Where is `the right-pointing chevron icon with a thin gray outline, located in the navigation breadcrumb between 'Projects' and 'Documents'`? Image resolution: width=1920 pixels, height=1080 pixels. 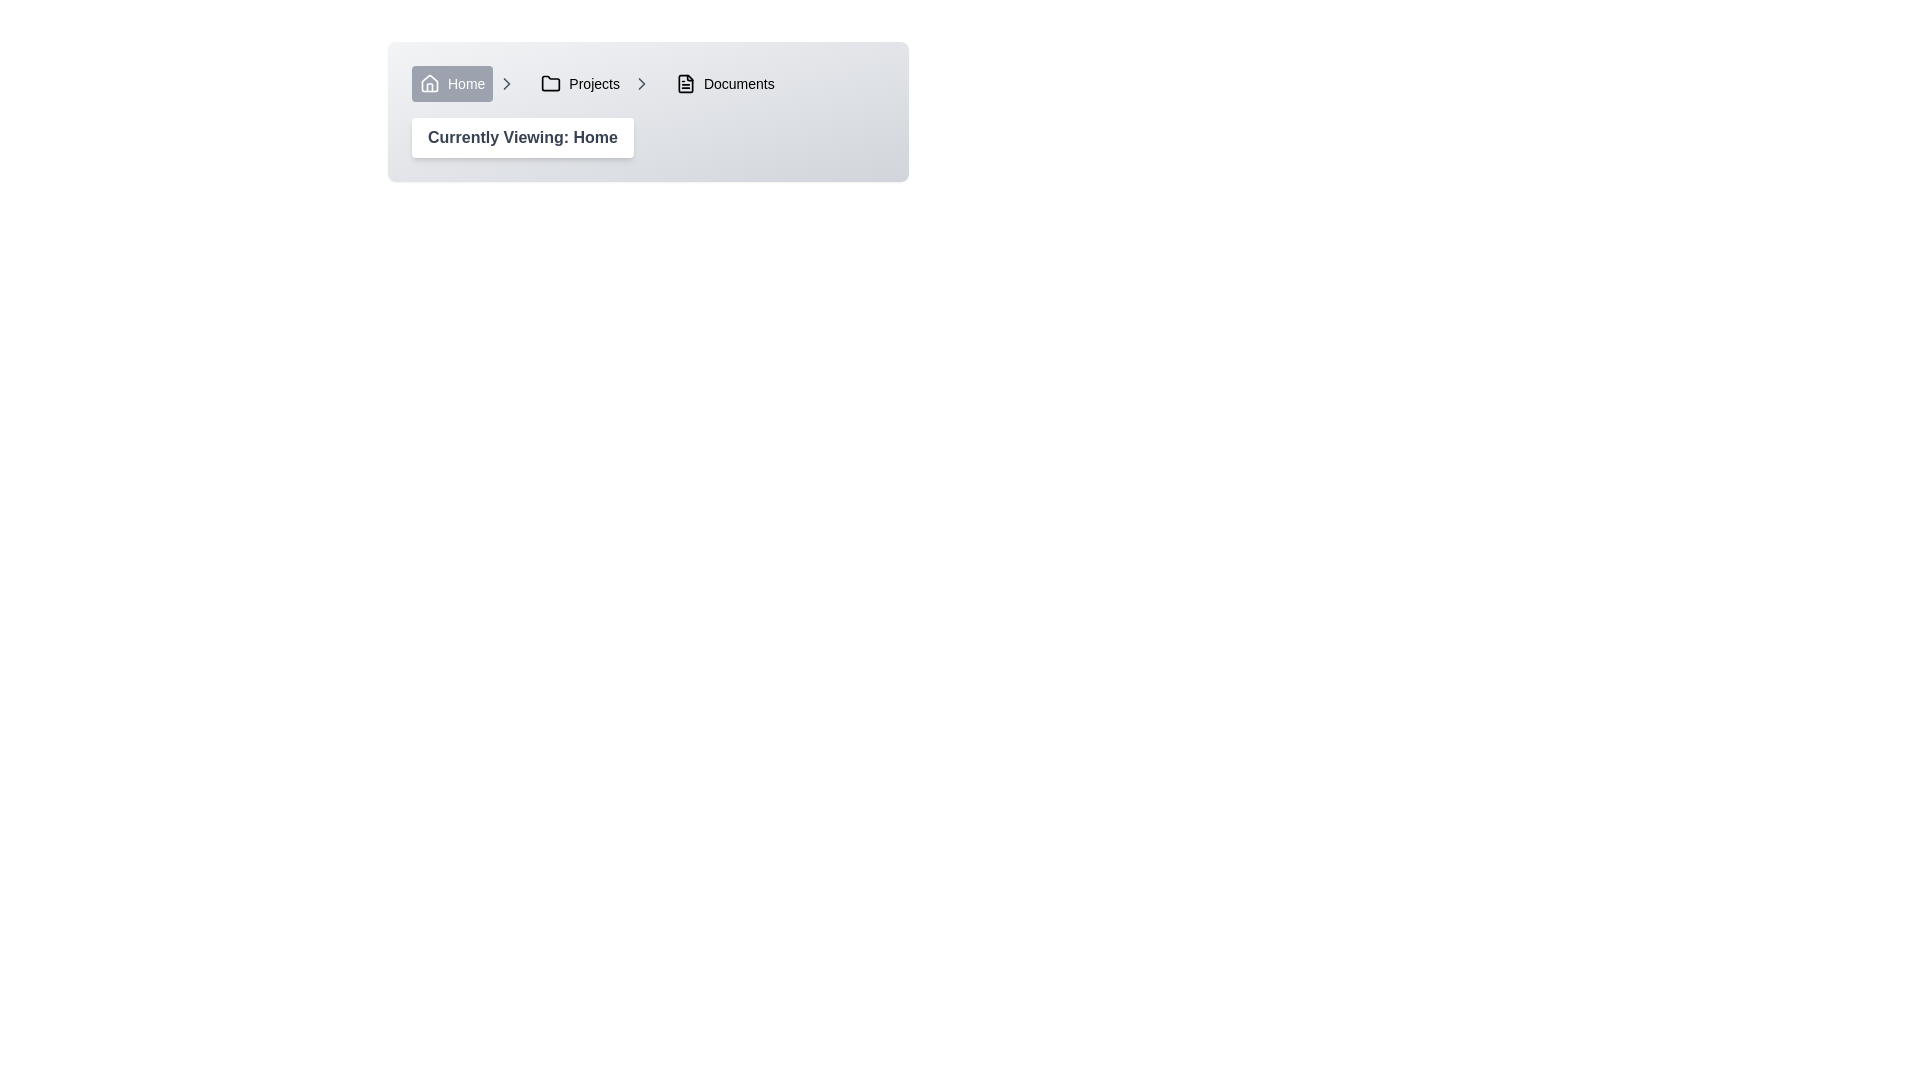 the right-pointing chevron icon with a thin gray outline, located in the navigation breadcrumb between 'Projects' and 'Documents' is located at coordinates (641, 83).